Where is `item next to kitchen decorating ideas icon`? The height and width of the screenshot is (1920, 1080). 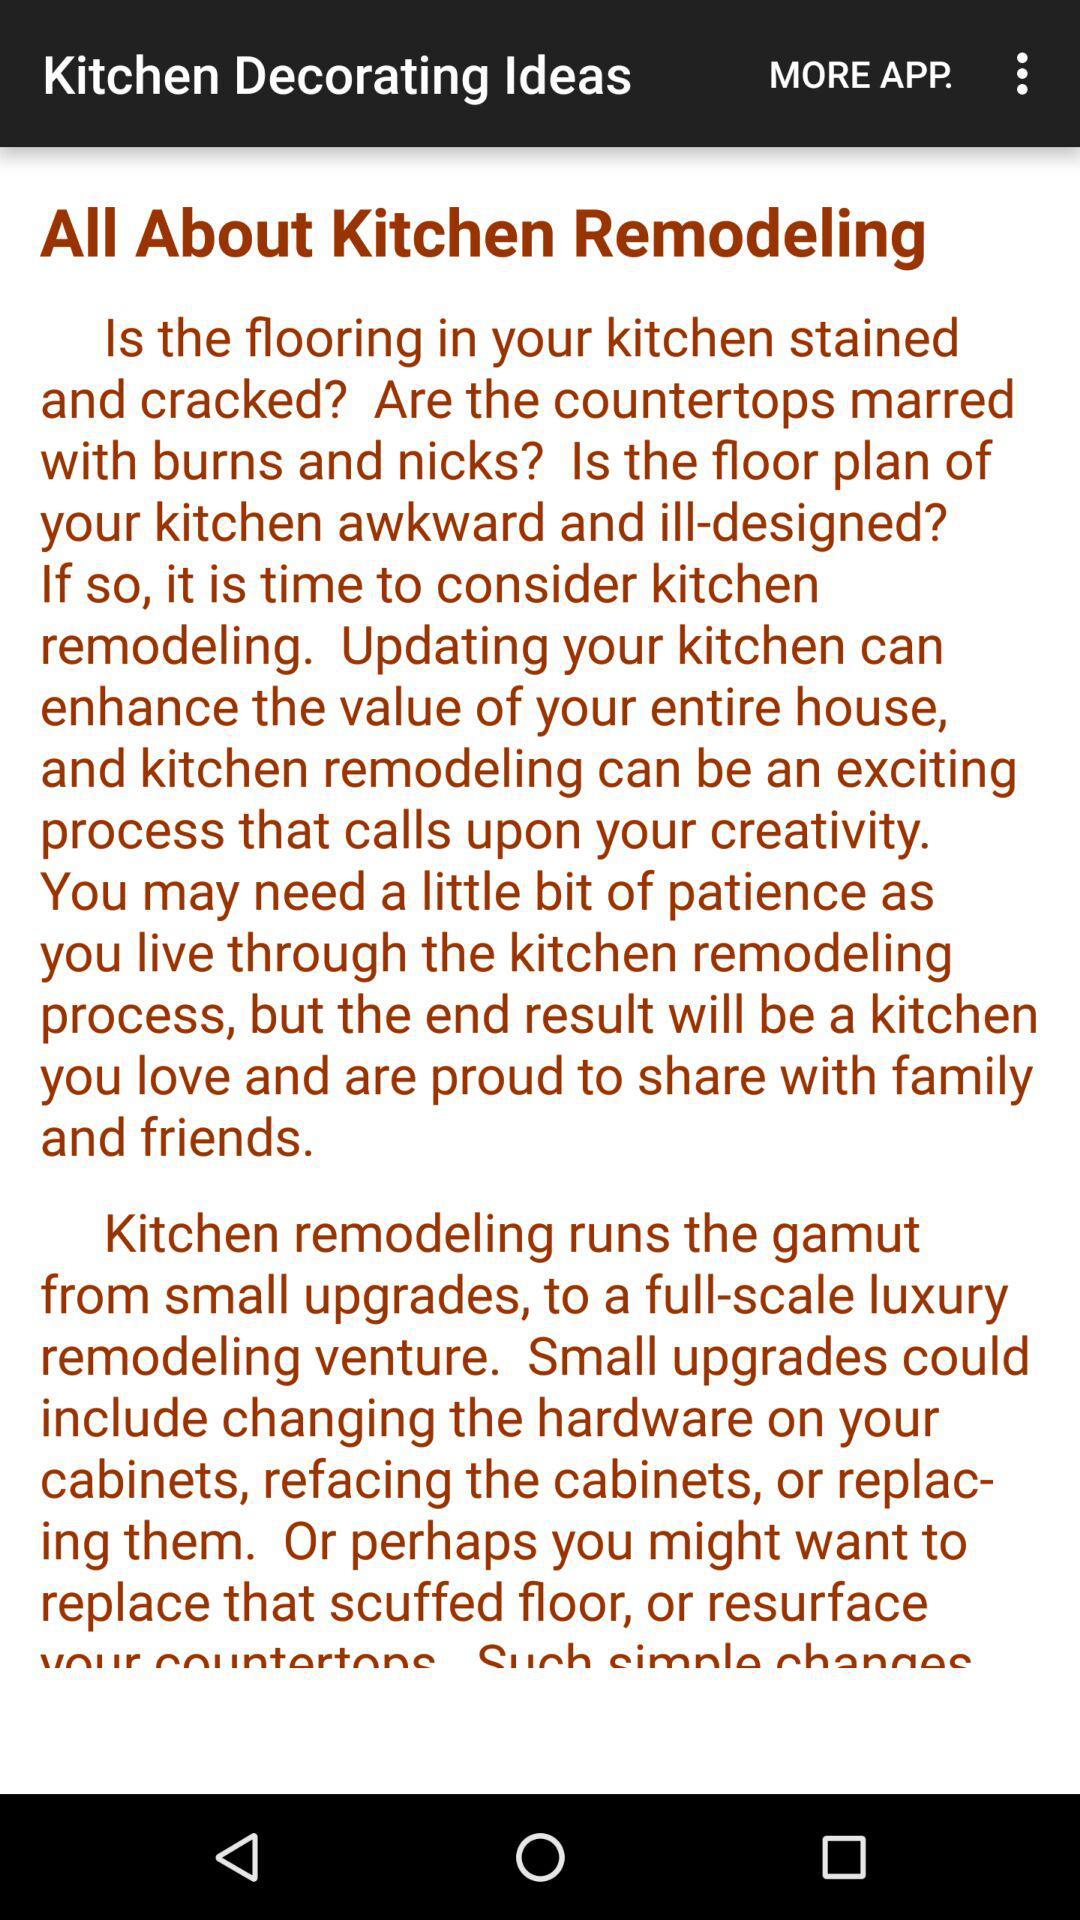
item next to kitchen decorating ideas icon is located at coordinates (860, 73).